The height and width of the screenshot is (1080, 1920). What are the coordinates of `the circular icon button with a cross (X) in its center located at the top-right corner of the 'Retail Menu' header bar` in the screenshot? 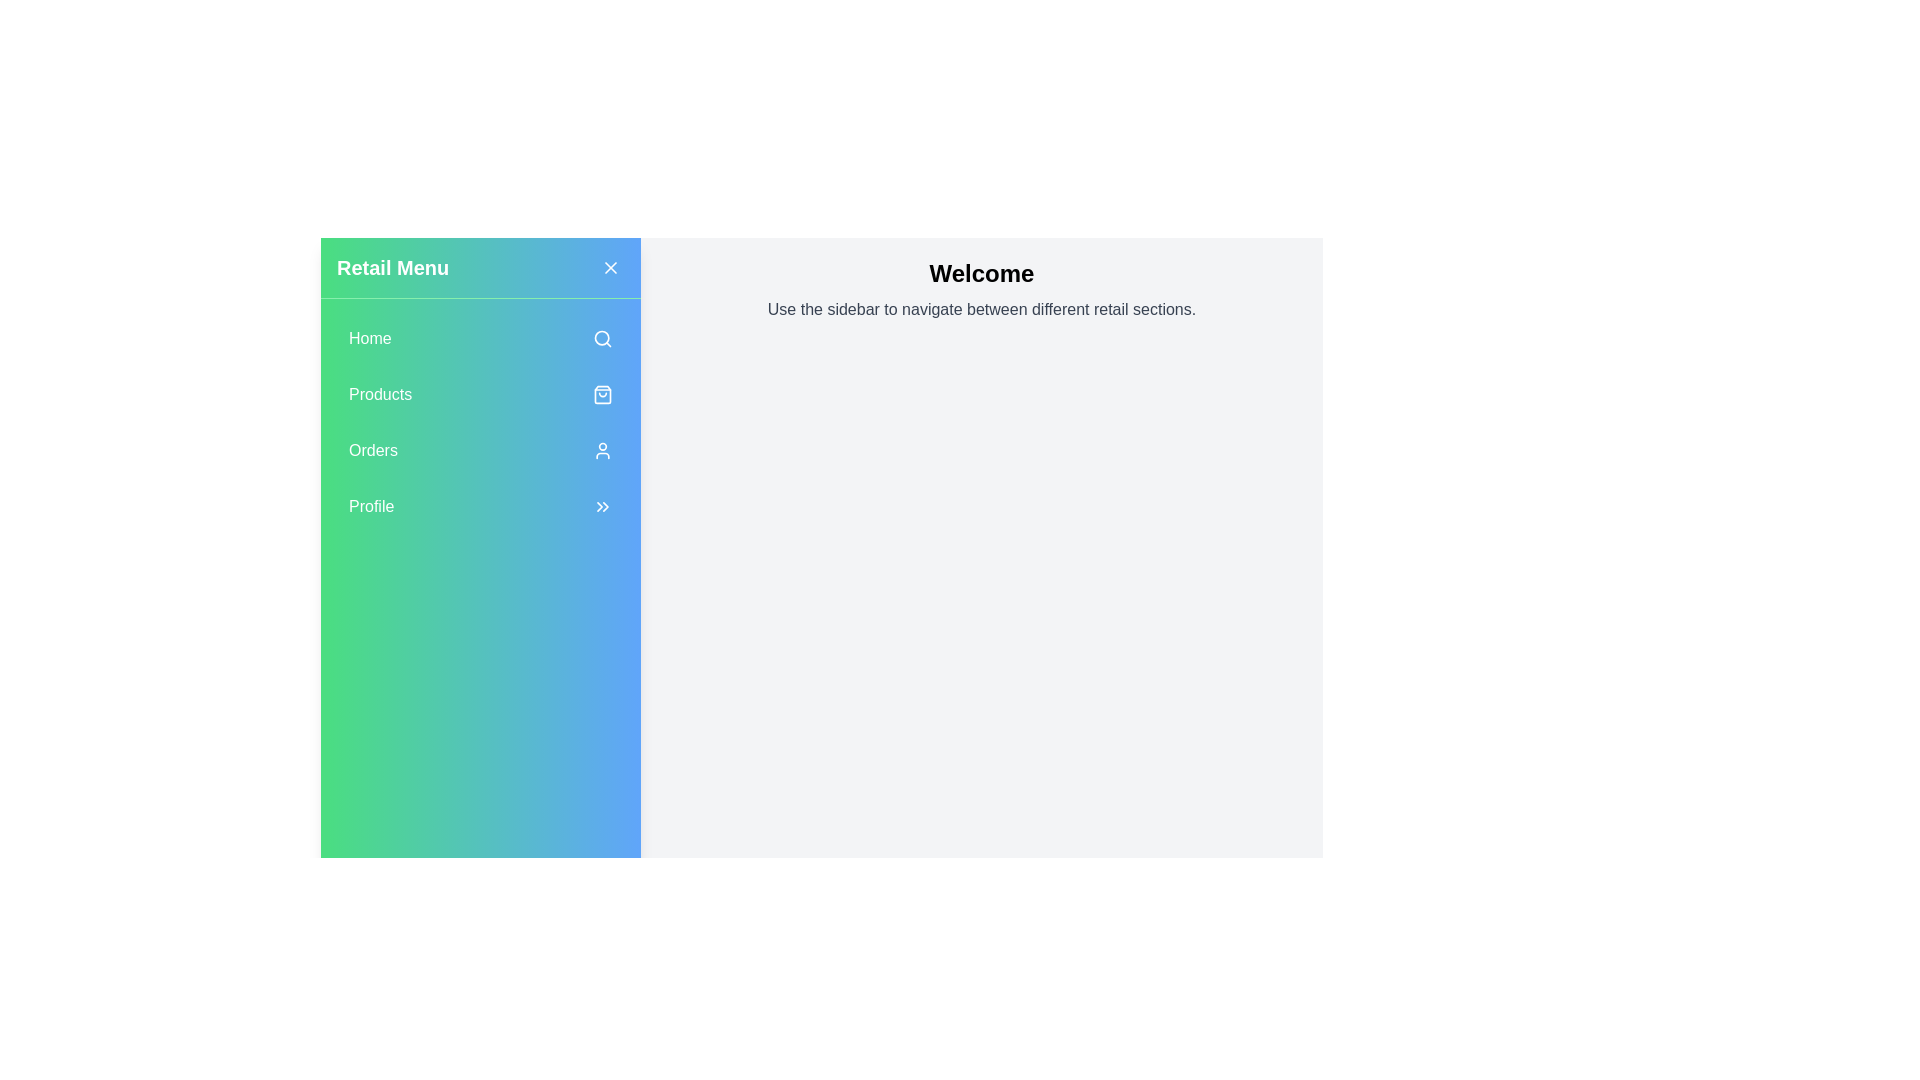 It's located at (609, 266).